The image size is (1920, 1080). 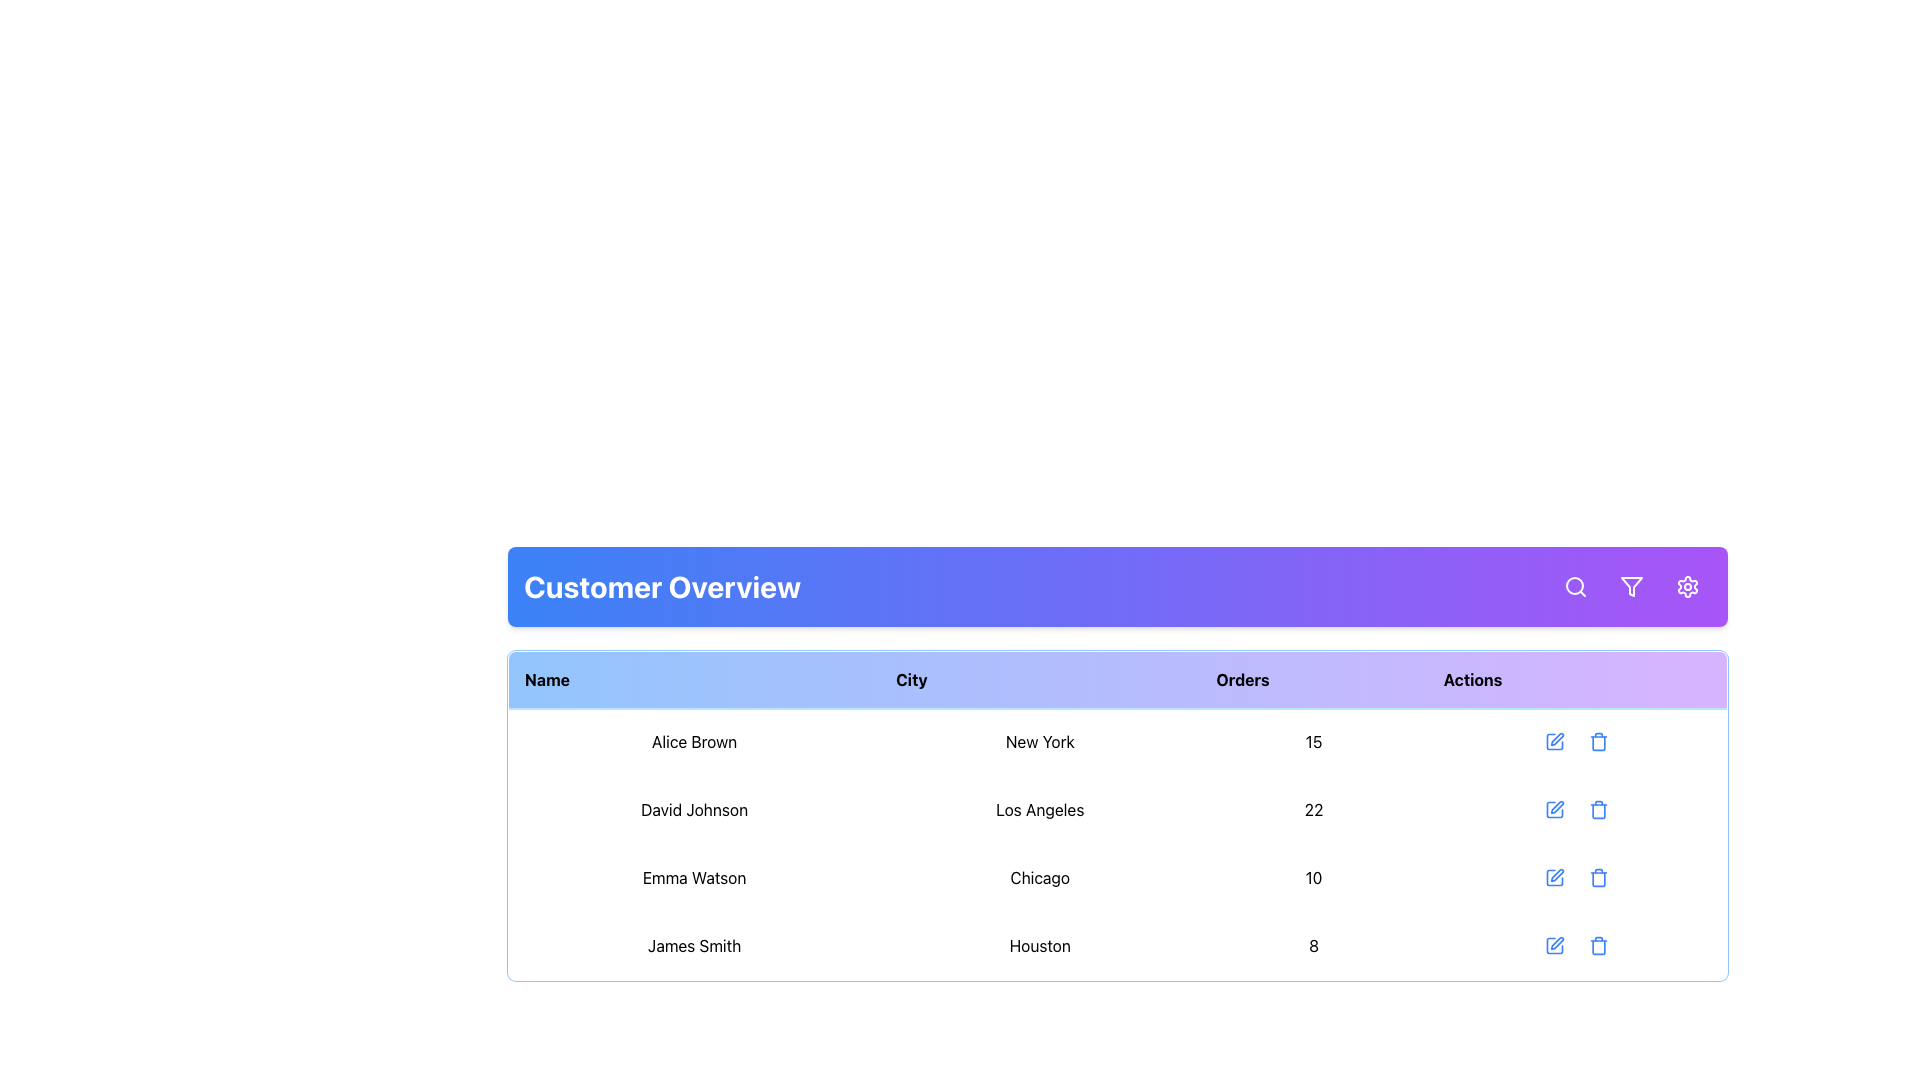 What do you see at coordinates (1040, 741) in the screenshot?
I see `text from the black text label that says 'New York' in the second column of the data table under the header 'City'` at bounding box center [1040, 741].